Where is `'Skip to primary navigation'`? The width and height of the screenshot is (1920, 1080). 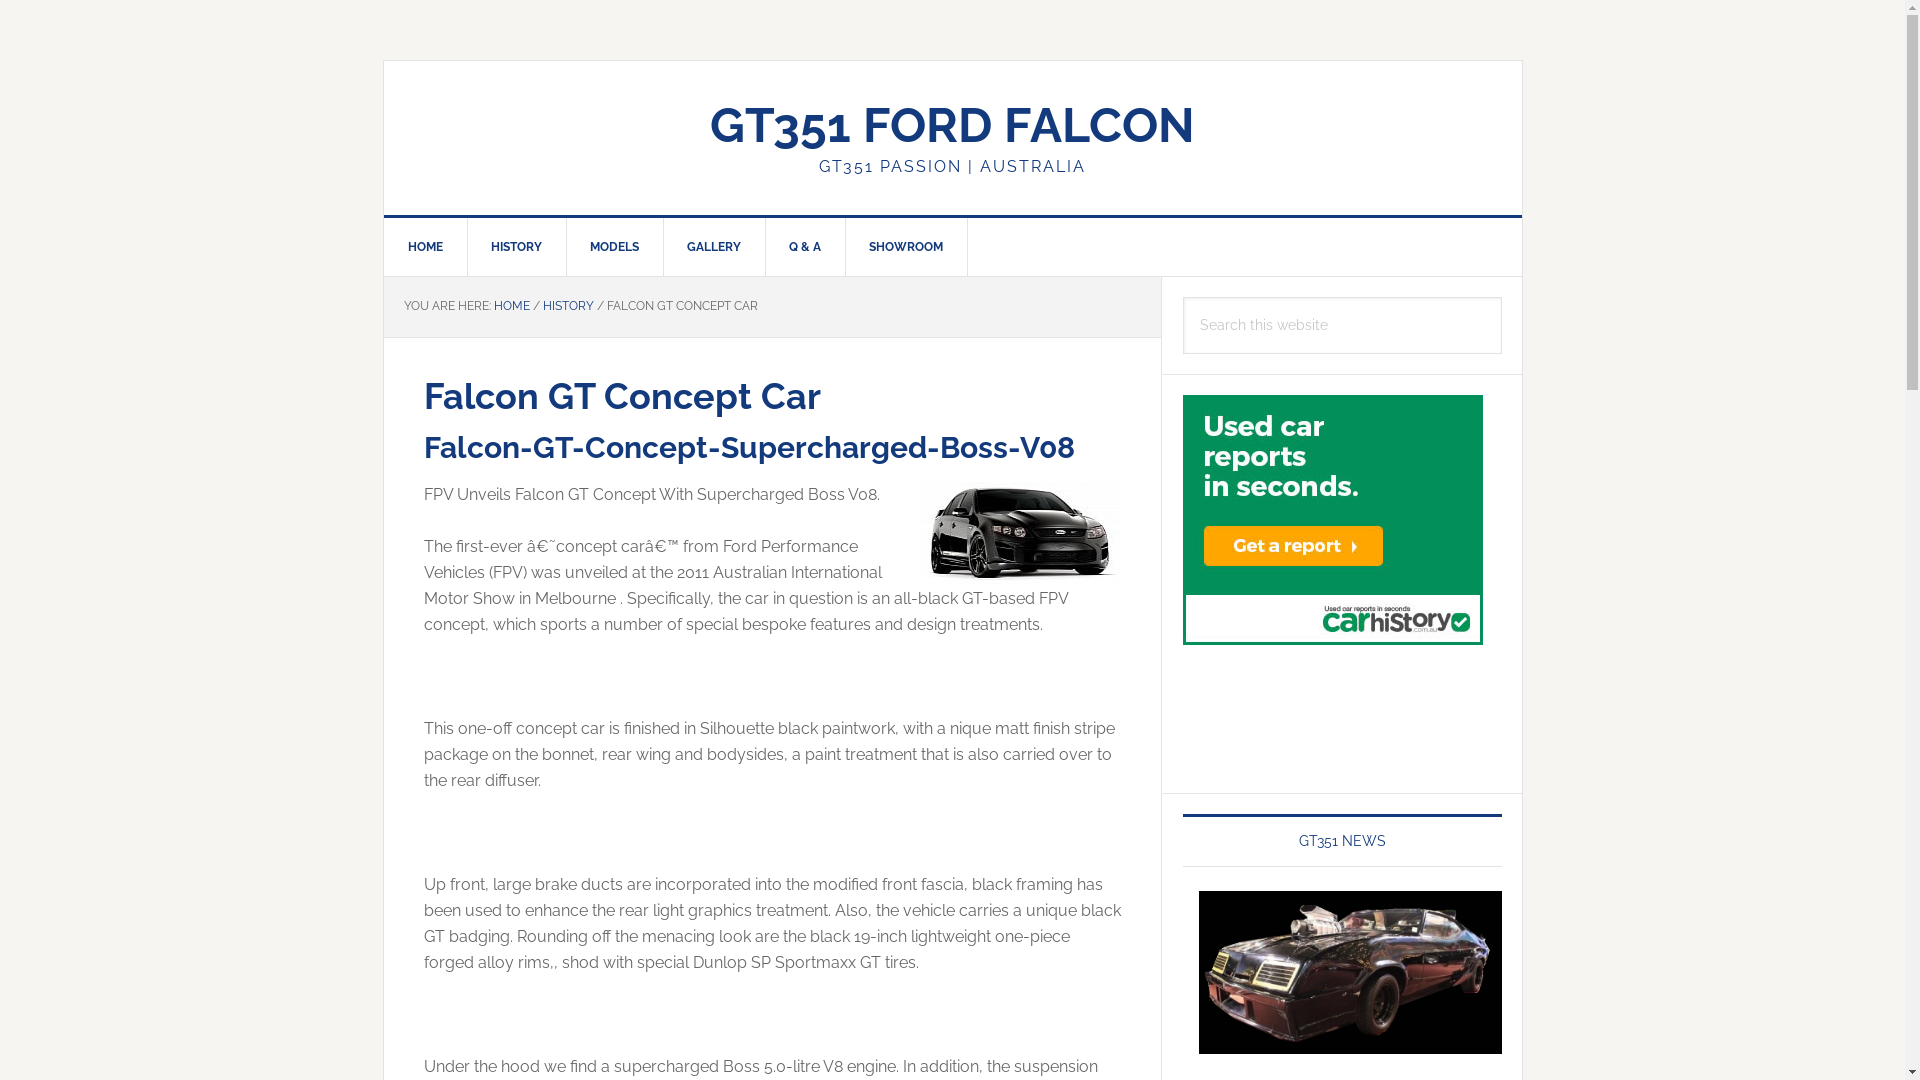
'Skip to primary navigation' is located at coordinates (0, 0).